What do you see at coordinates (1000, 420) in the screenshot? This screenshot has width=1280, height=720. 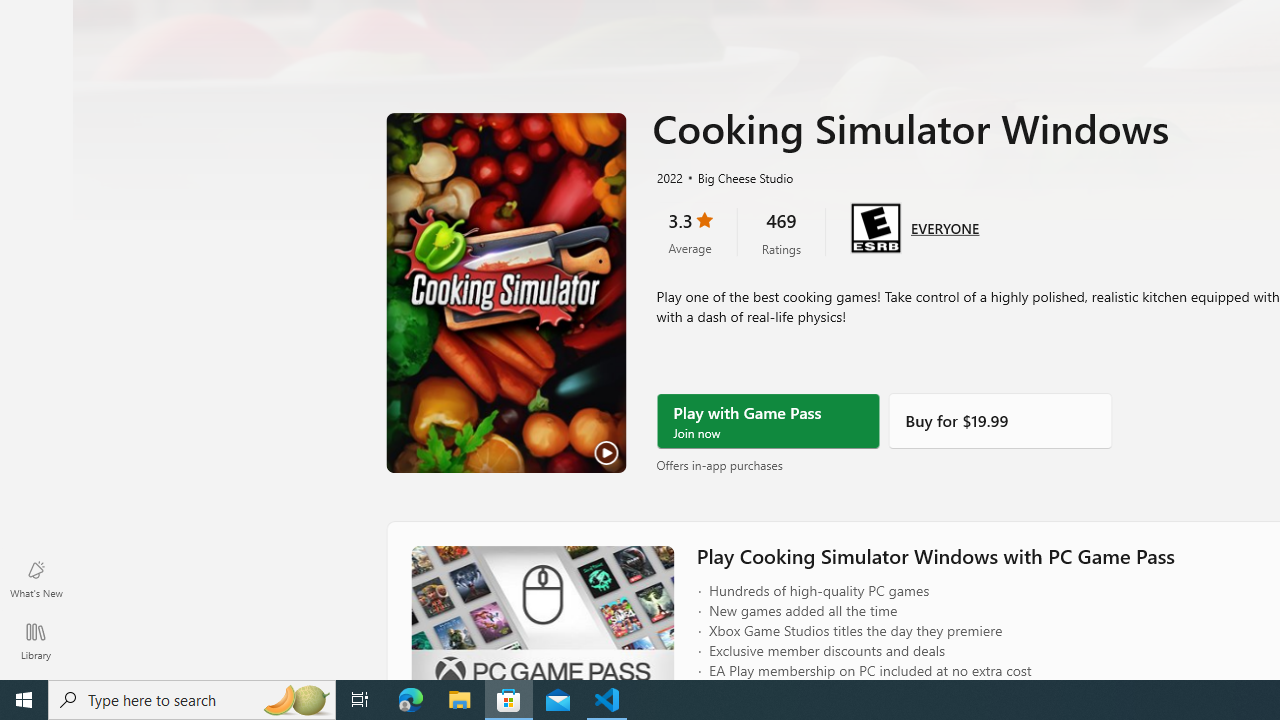 I see `'Buy'` at bounding box center [1000, 420].